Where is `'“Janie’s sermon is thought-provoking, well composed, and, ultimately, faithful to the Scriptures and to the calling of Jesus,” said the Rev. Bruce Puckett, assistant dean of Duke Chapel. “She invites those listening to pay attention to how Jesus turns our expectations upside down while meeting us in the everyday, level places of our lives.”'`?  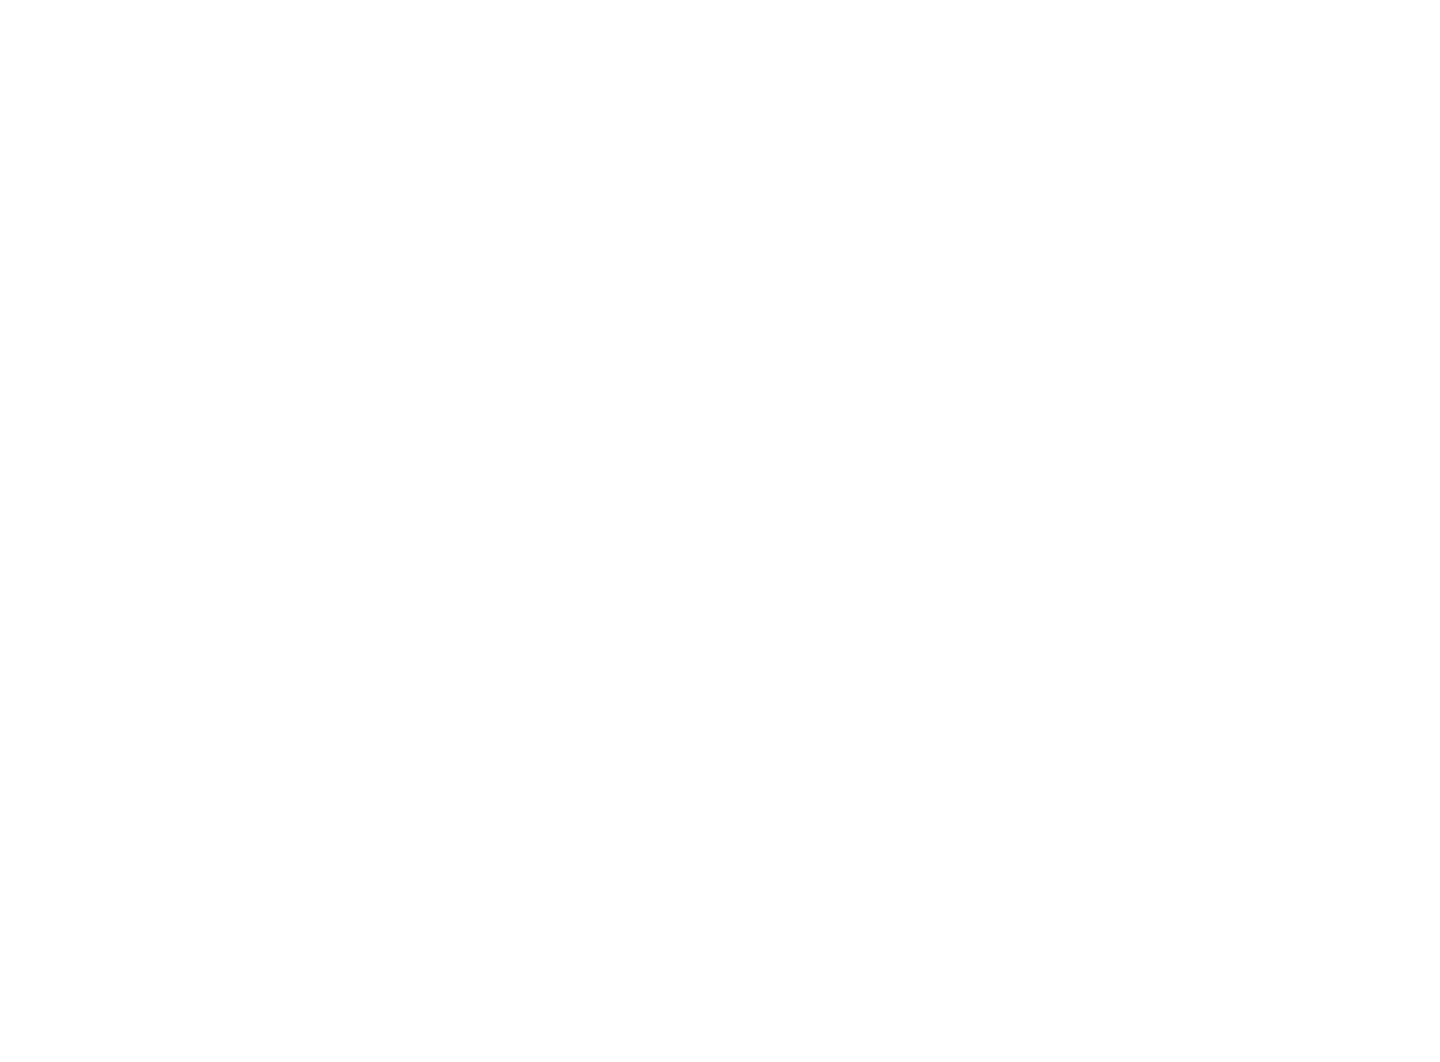 '“Janie’s sermon is thought-provoking, well composed, and, ultimately, faithful to the Scriptures and to the calling of Jesus,” said the Rev. Bruce Puckett, assistant dean of Duke Chapel. “She invites those listening to pay attention to how Jesus turns our expectations upside down while meeting us in the everyday, level places of our lives.”' is located at coordinates (714, 881).